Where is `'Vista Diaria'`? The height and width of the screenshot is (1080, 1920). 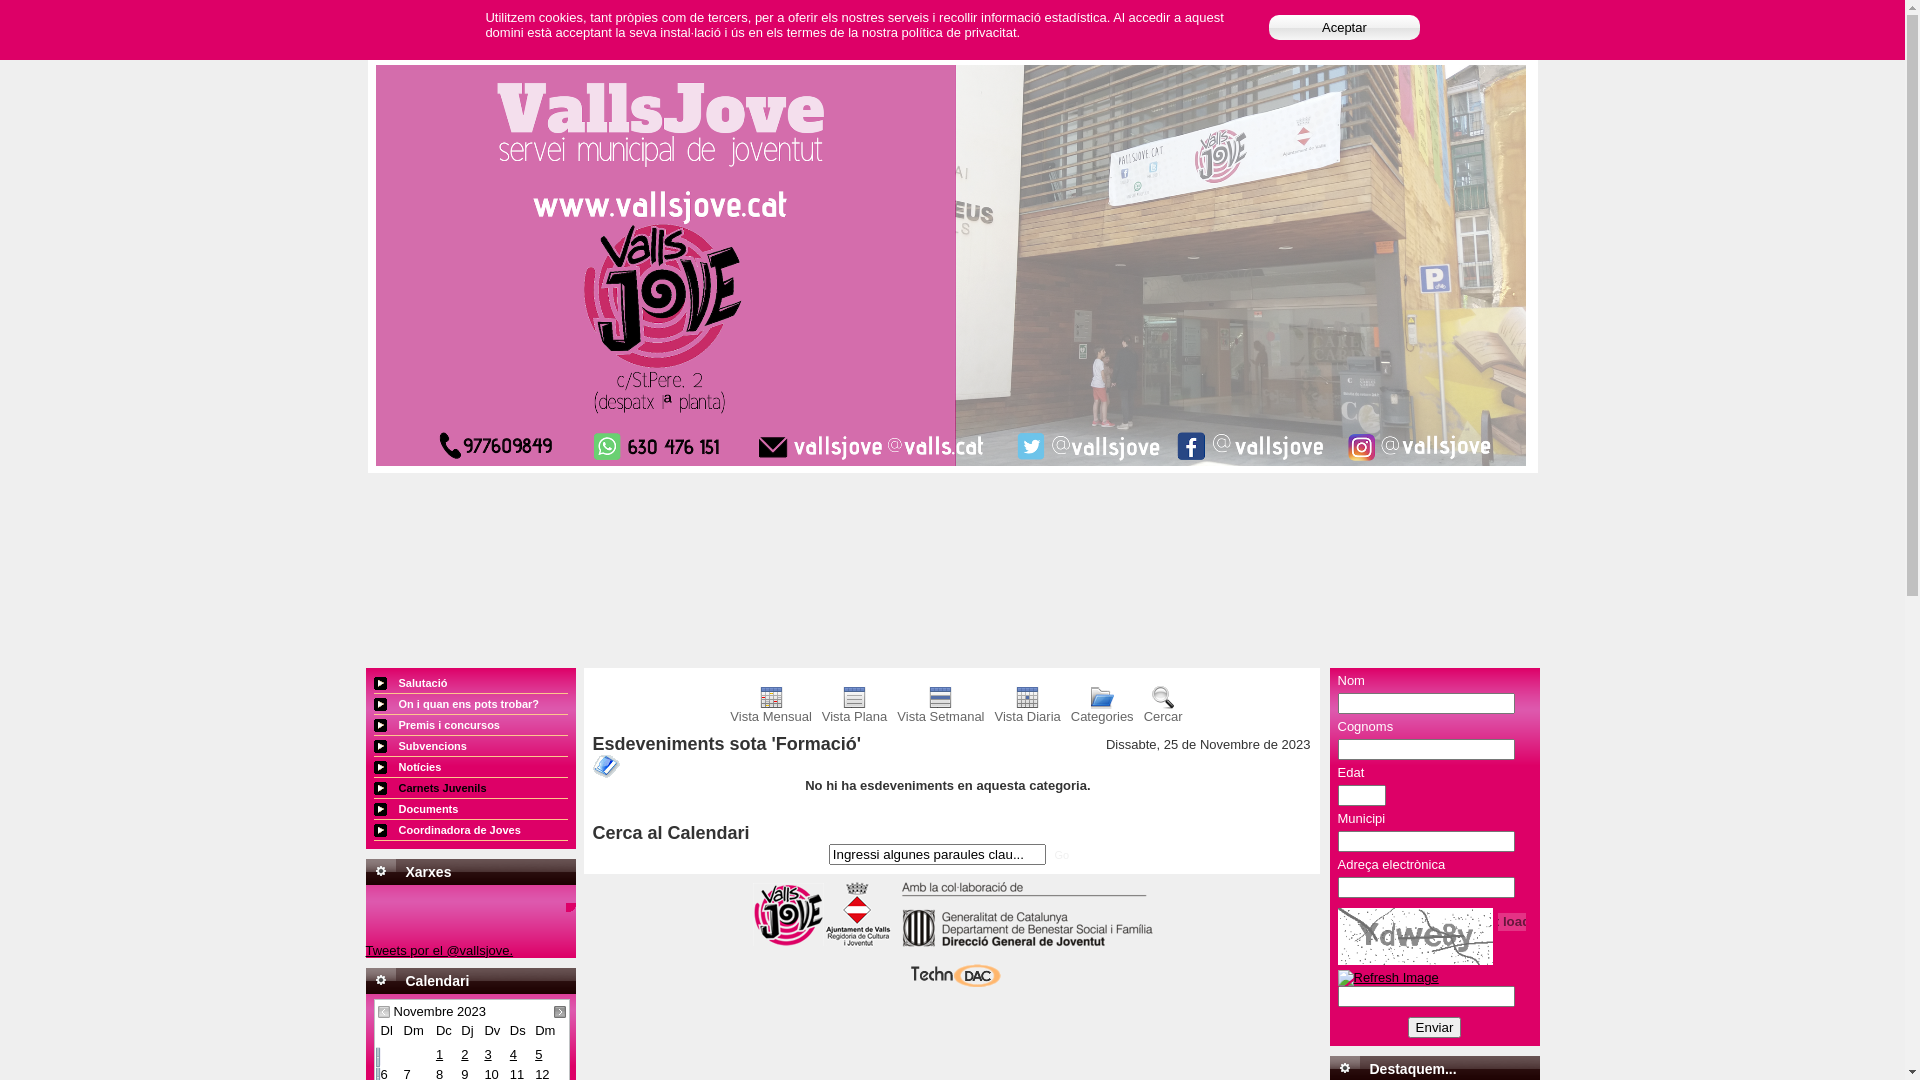 'Vista Diaria' is located at coordinates (1027, 709).